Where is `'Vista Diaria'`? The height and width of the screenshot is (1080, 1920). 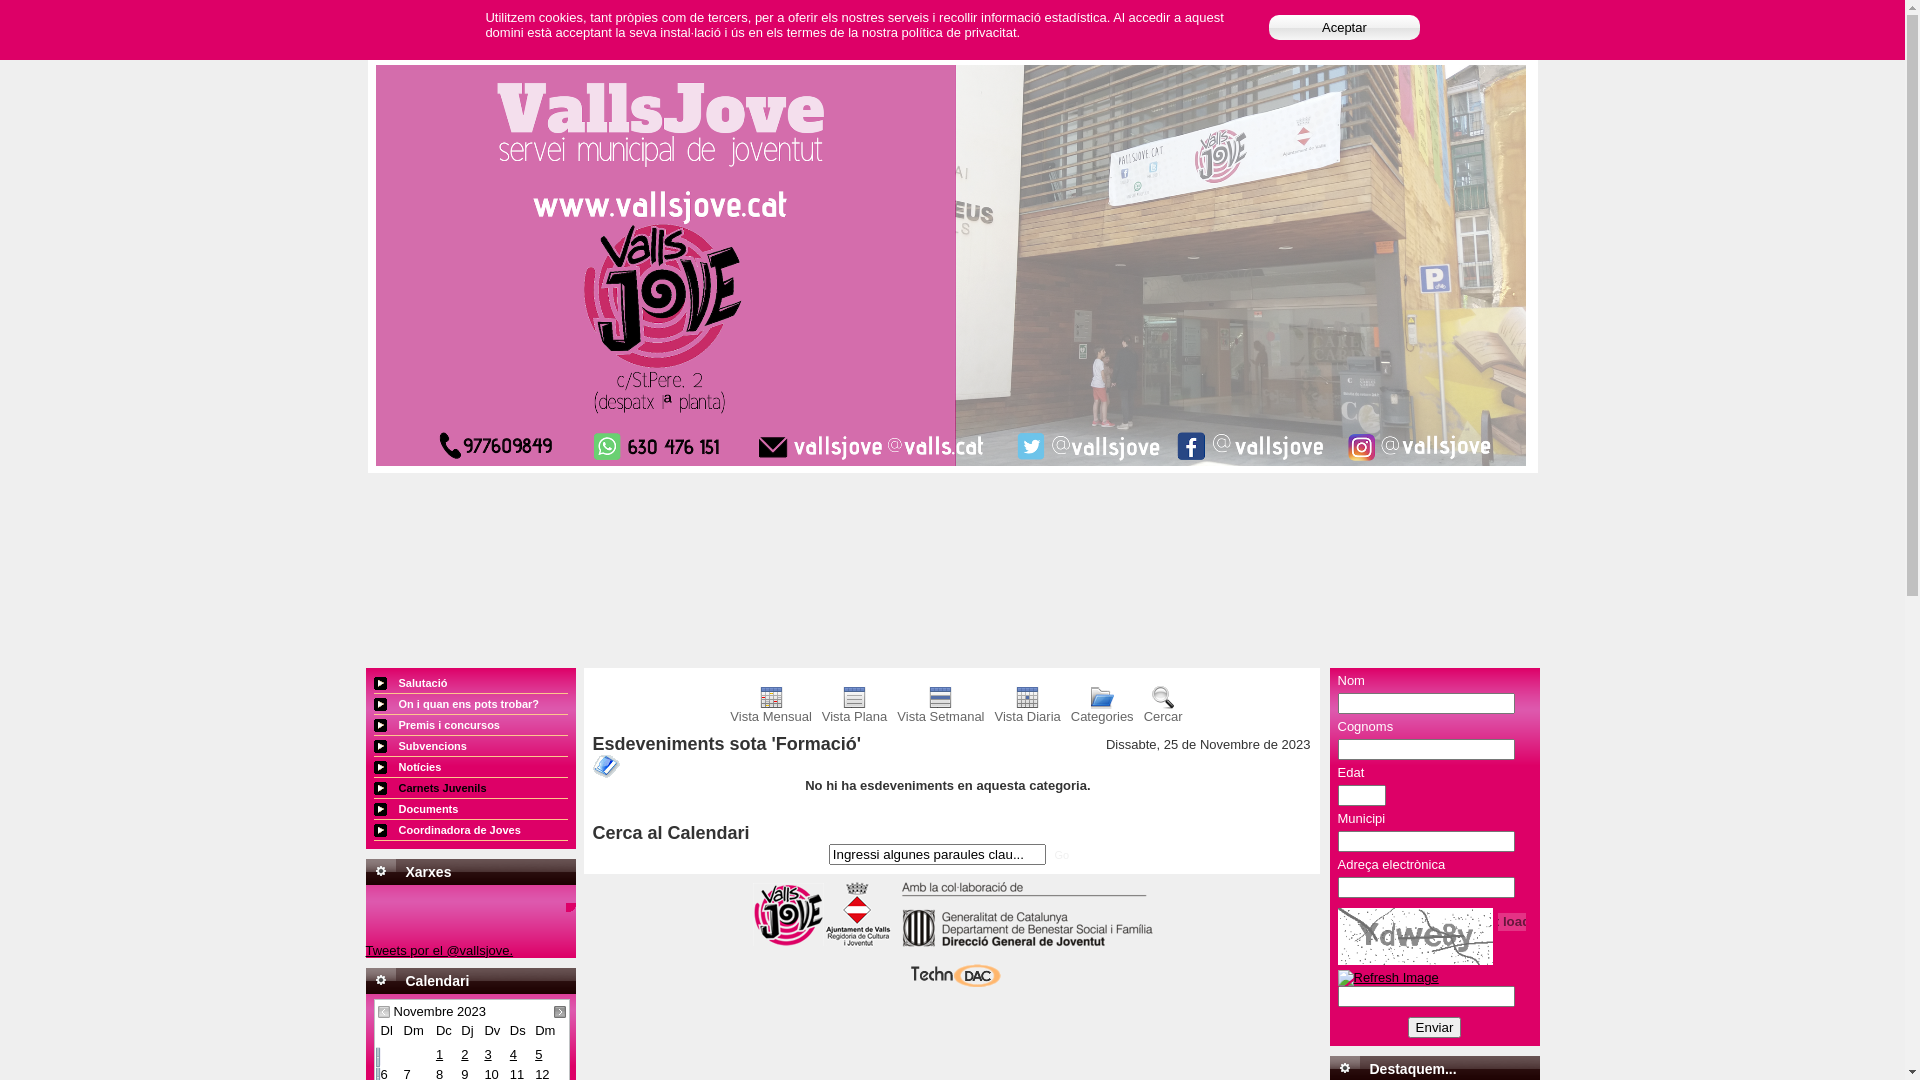 'Vista Diaria' is located at coordinates (1027, 709).